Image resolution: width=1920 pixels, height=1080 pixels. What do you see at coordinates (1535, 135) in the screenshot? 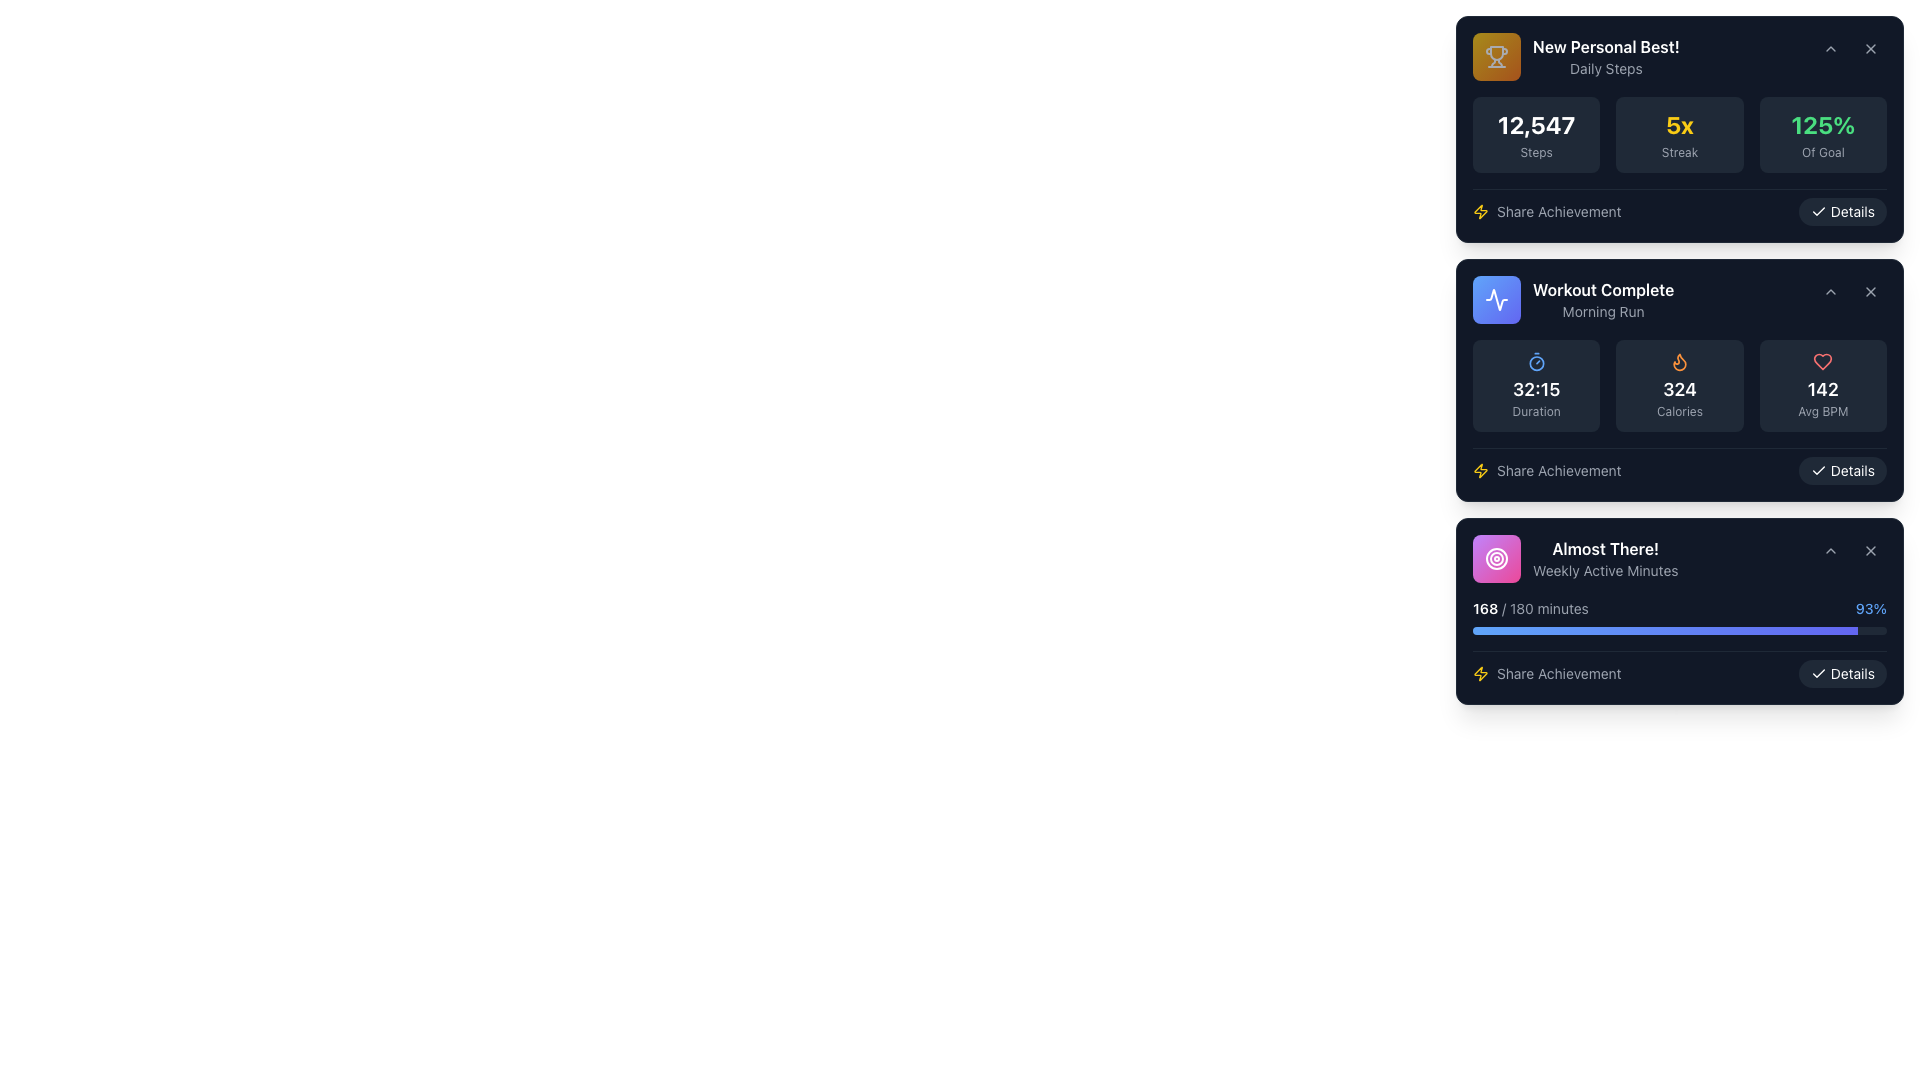
I see `the informational card displaying the steps count, located in the top-left corner of the grid layout` at bounding box center [1535, 135].